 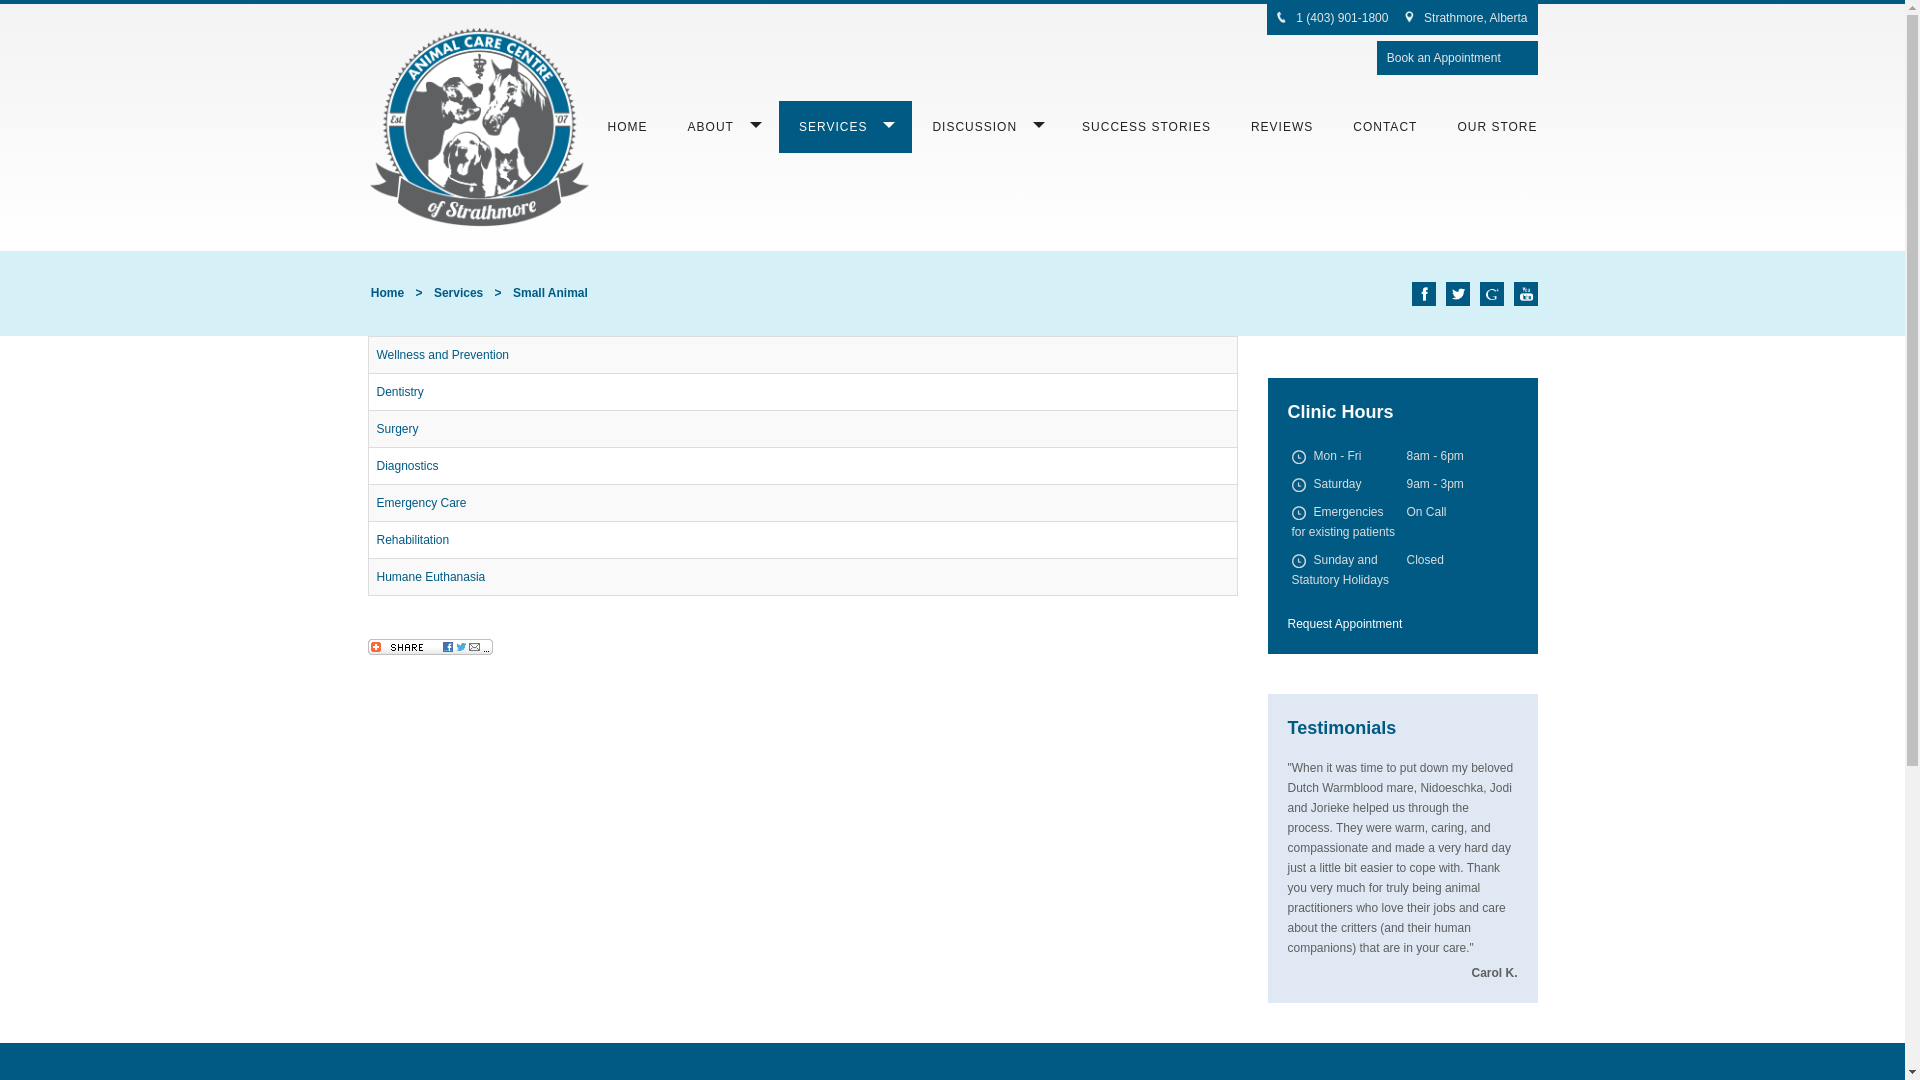 What do you see at coordinates (1525, 293) in the screenshot?
I see `'YouTube'` at bounding box center [1525, 293].